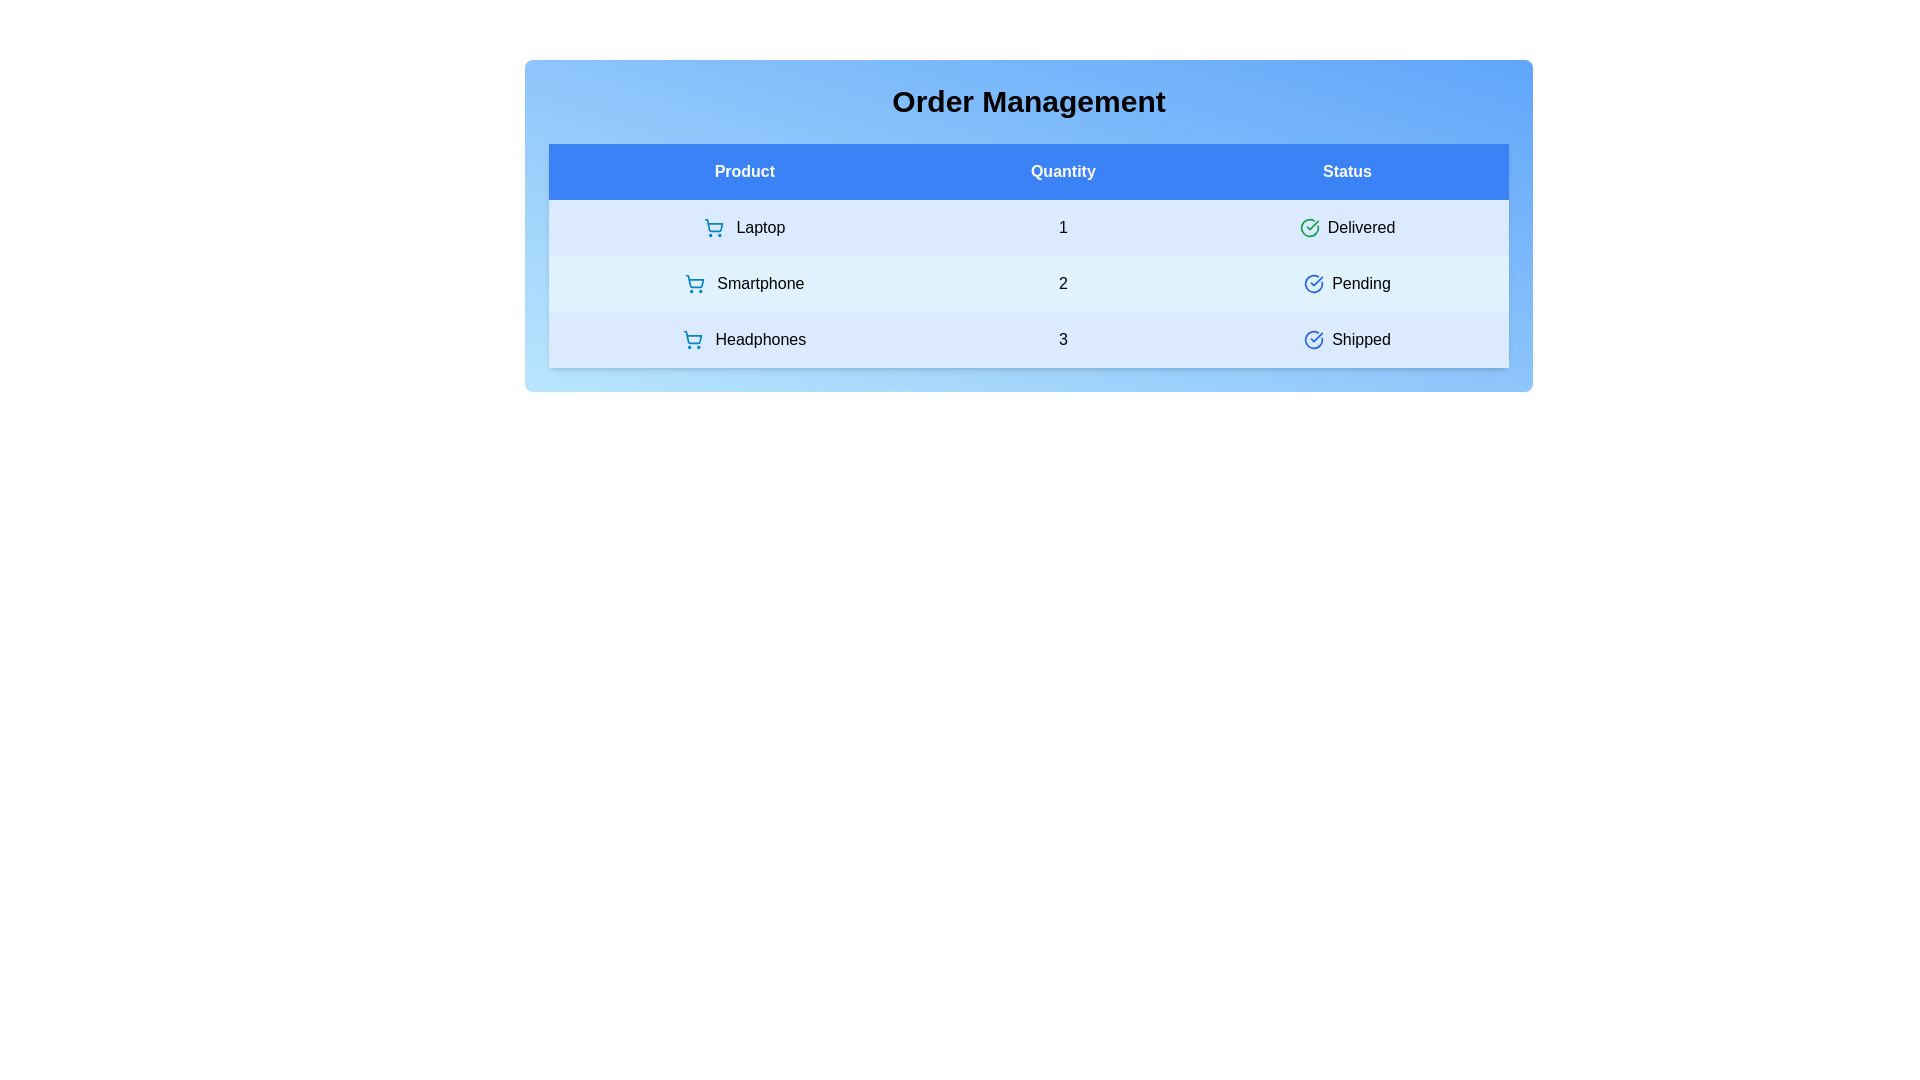 The width and height of the screenshot is (1920, 1080). What do you see at coordinates (743, 171) in the screenshot?
I see `the header title 'Product' to sort the table by that column` at bounding box center [743, 171].